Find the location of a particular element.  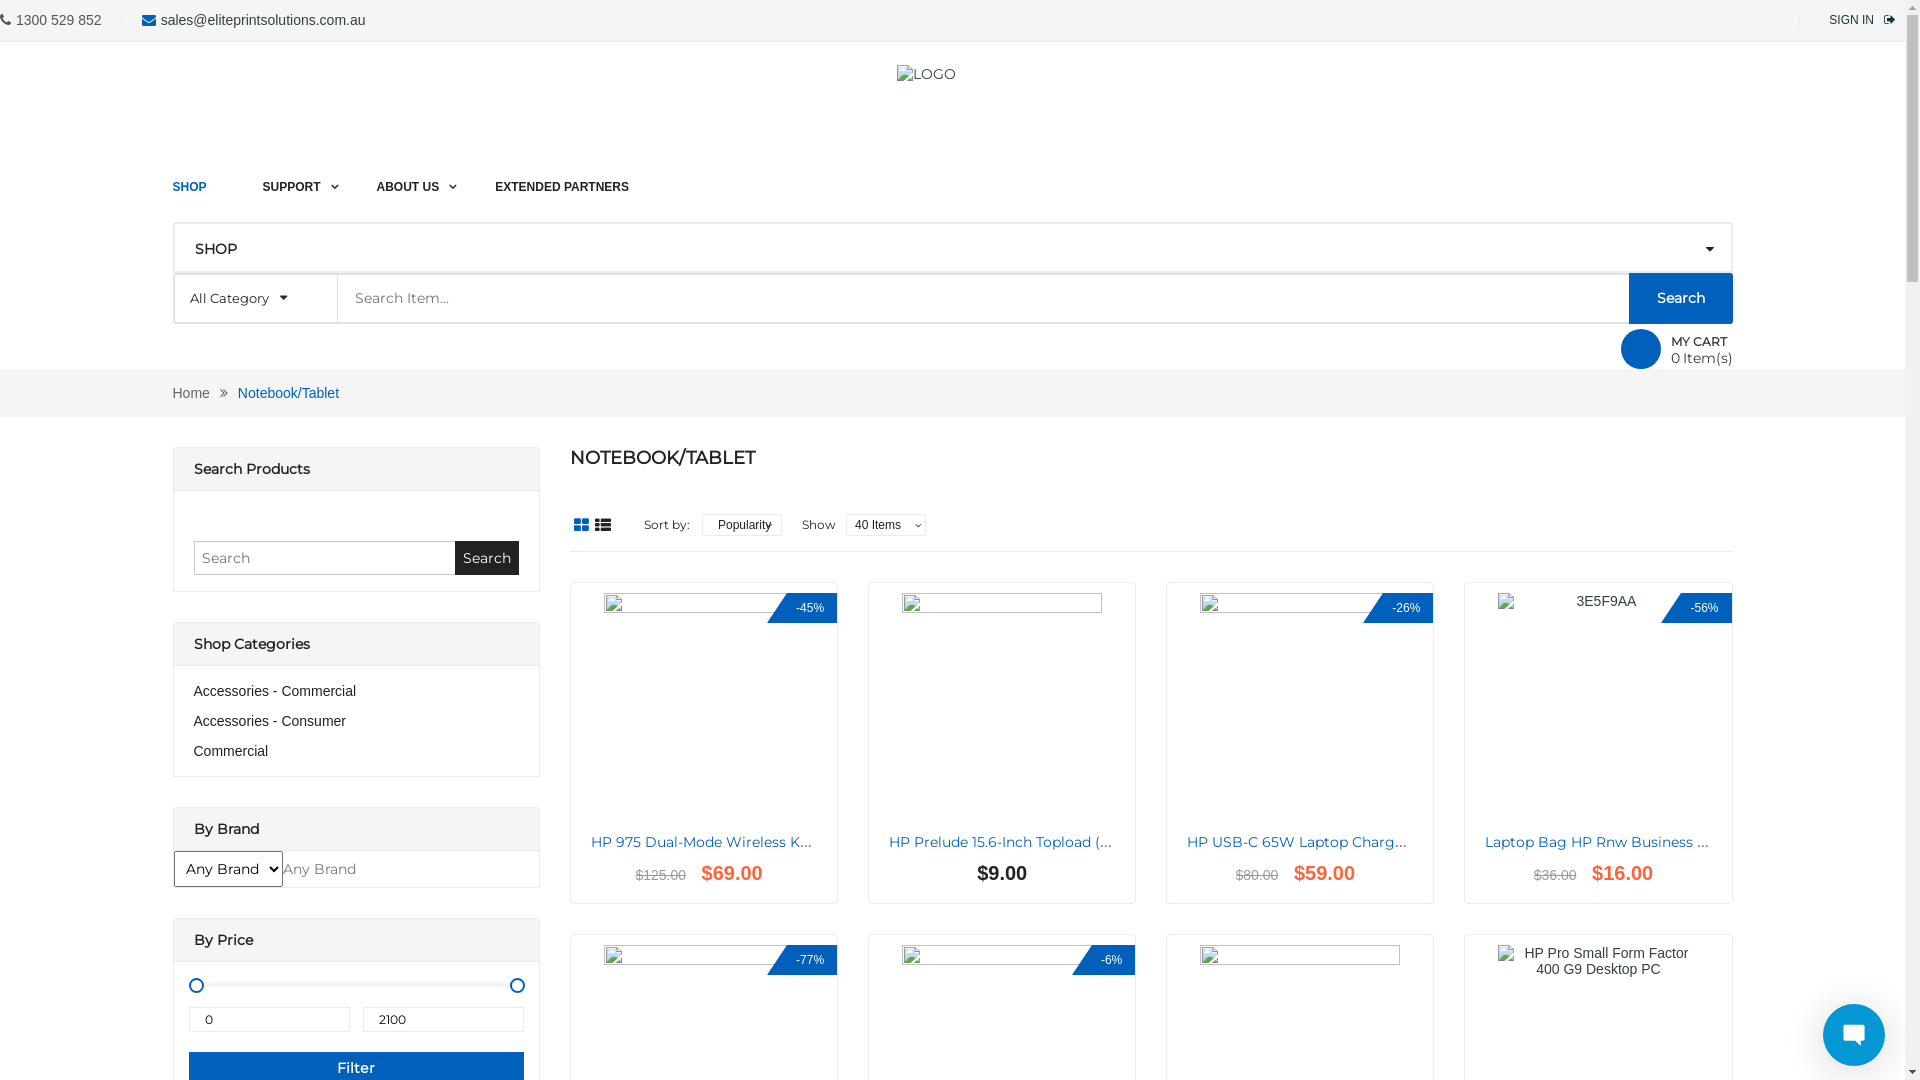

'Commercial' is located at coordinates (231, 751).